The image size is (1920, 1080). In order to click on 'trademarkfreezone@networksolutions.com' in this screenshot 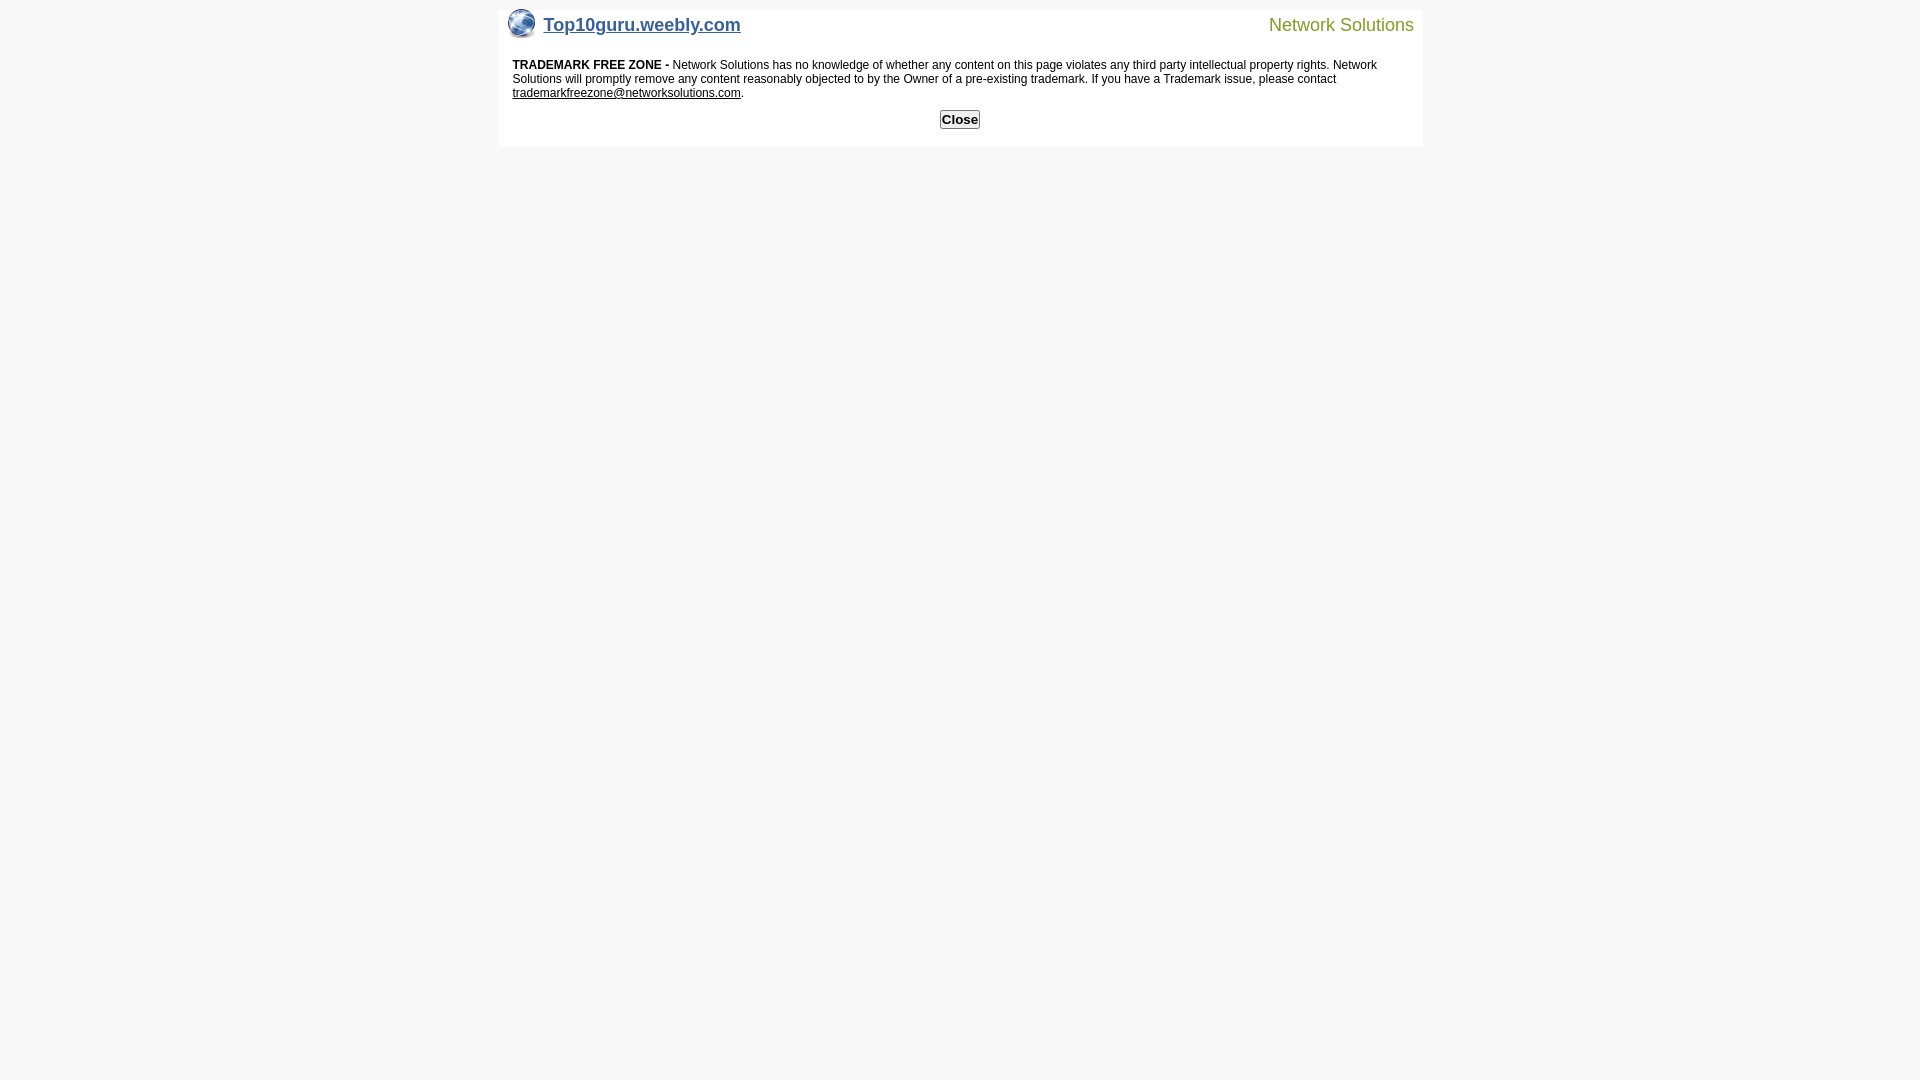, I will do `click(512, 92)`.